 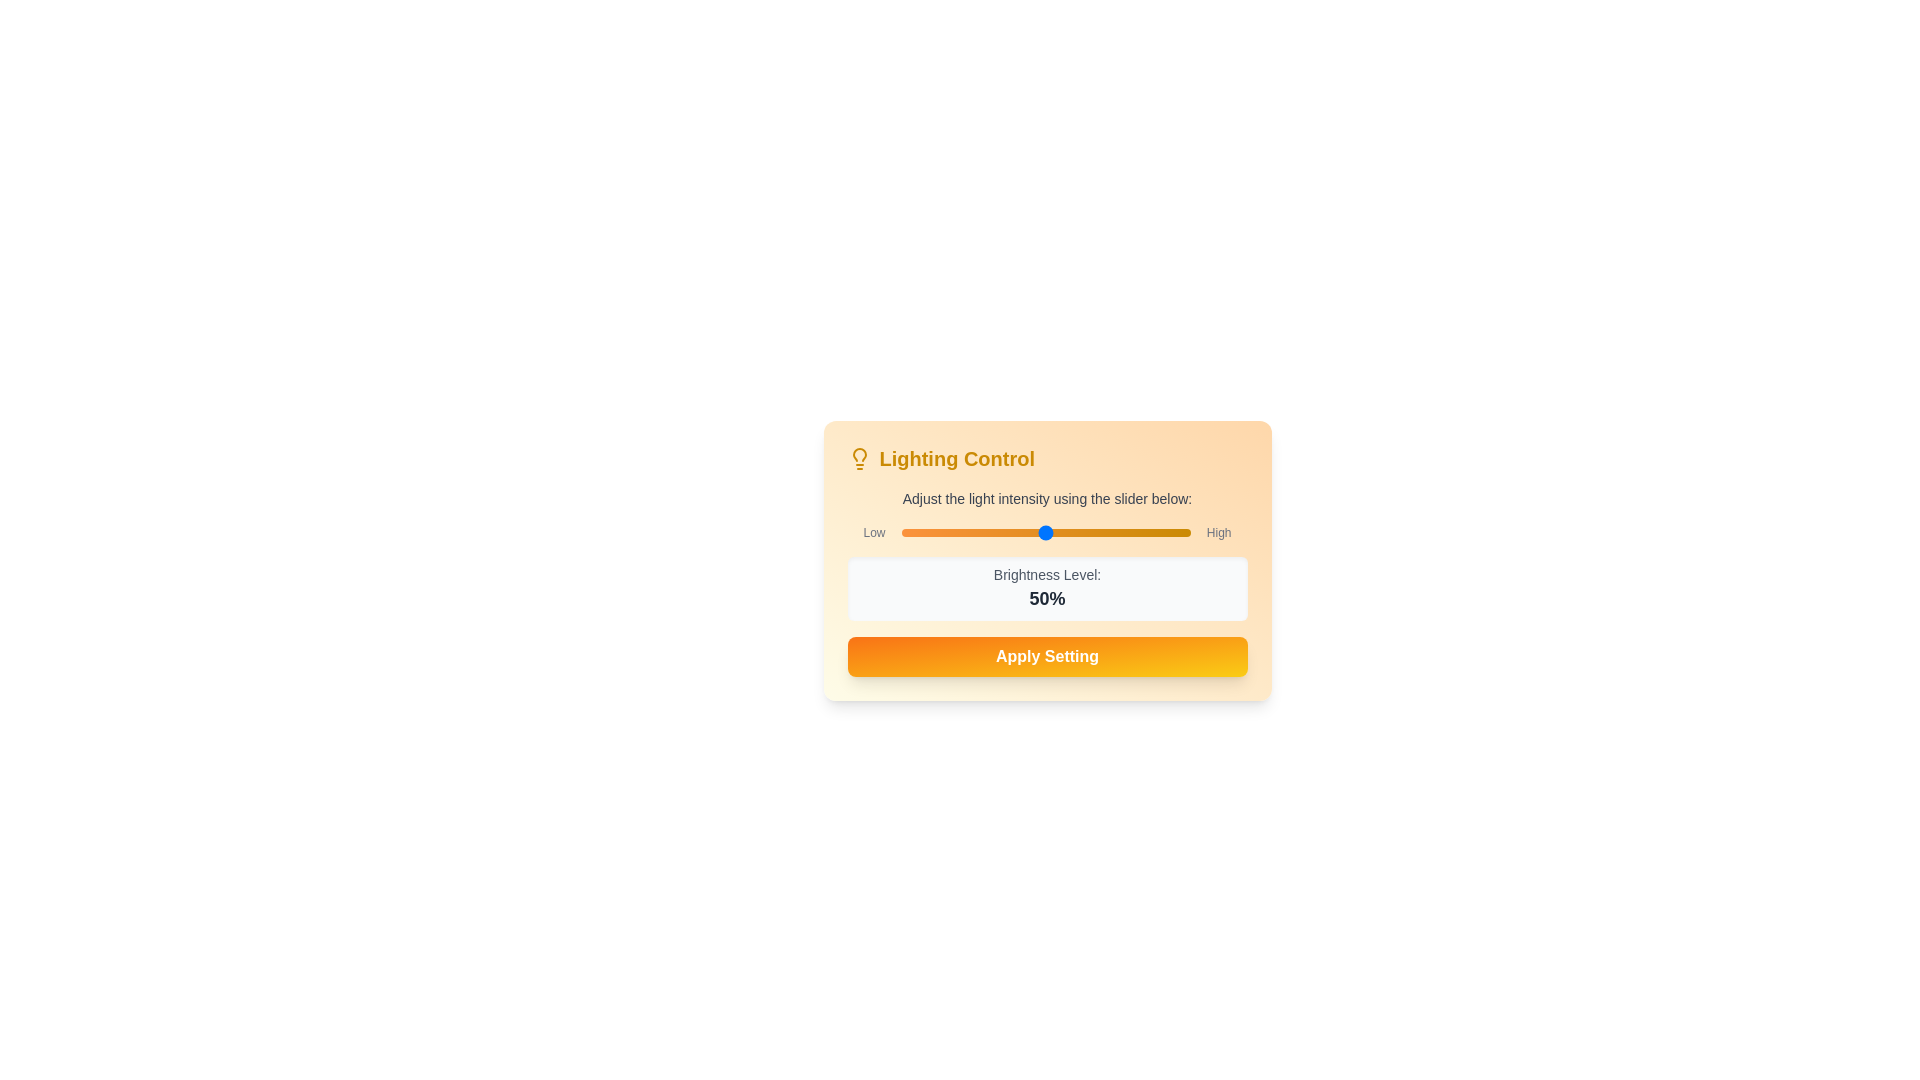 I want to click on the slider, so click(x=1167, y=531).